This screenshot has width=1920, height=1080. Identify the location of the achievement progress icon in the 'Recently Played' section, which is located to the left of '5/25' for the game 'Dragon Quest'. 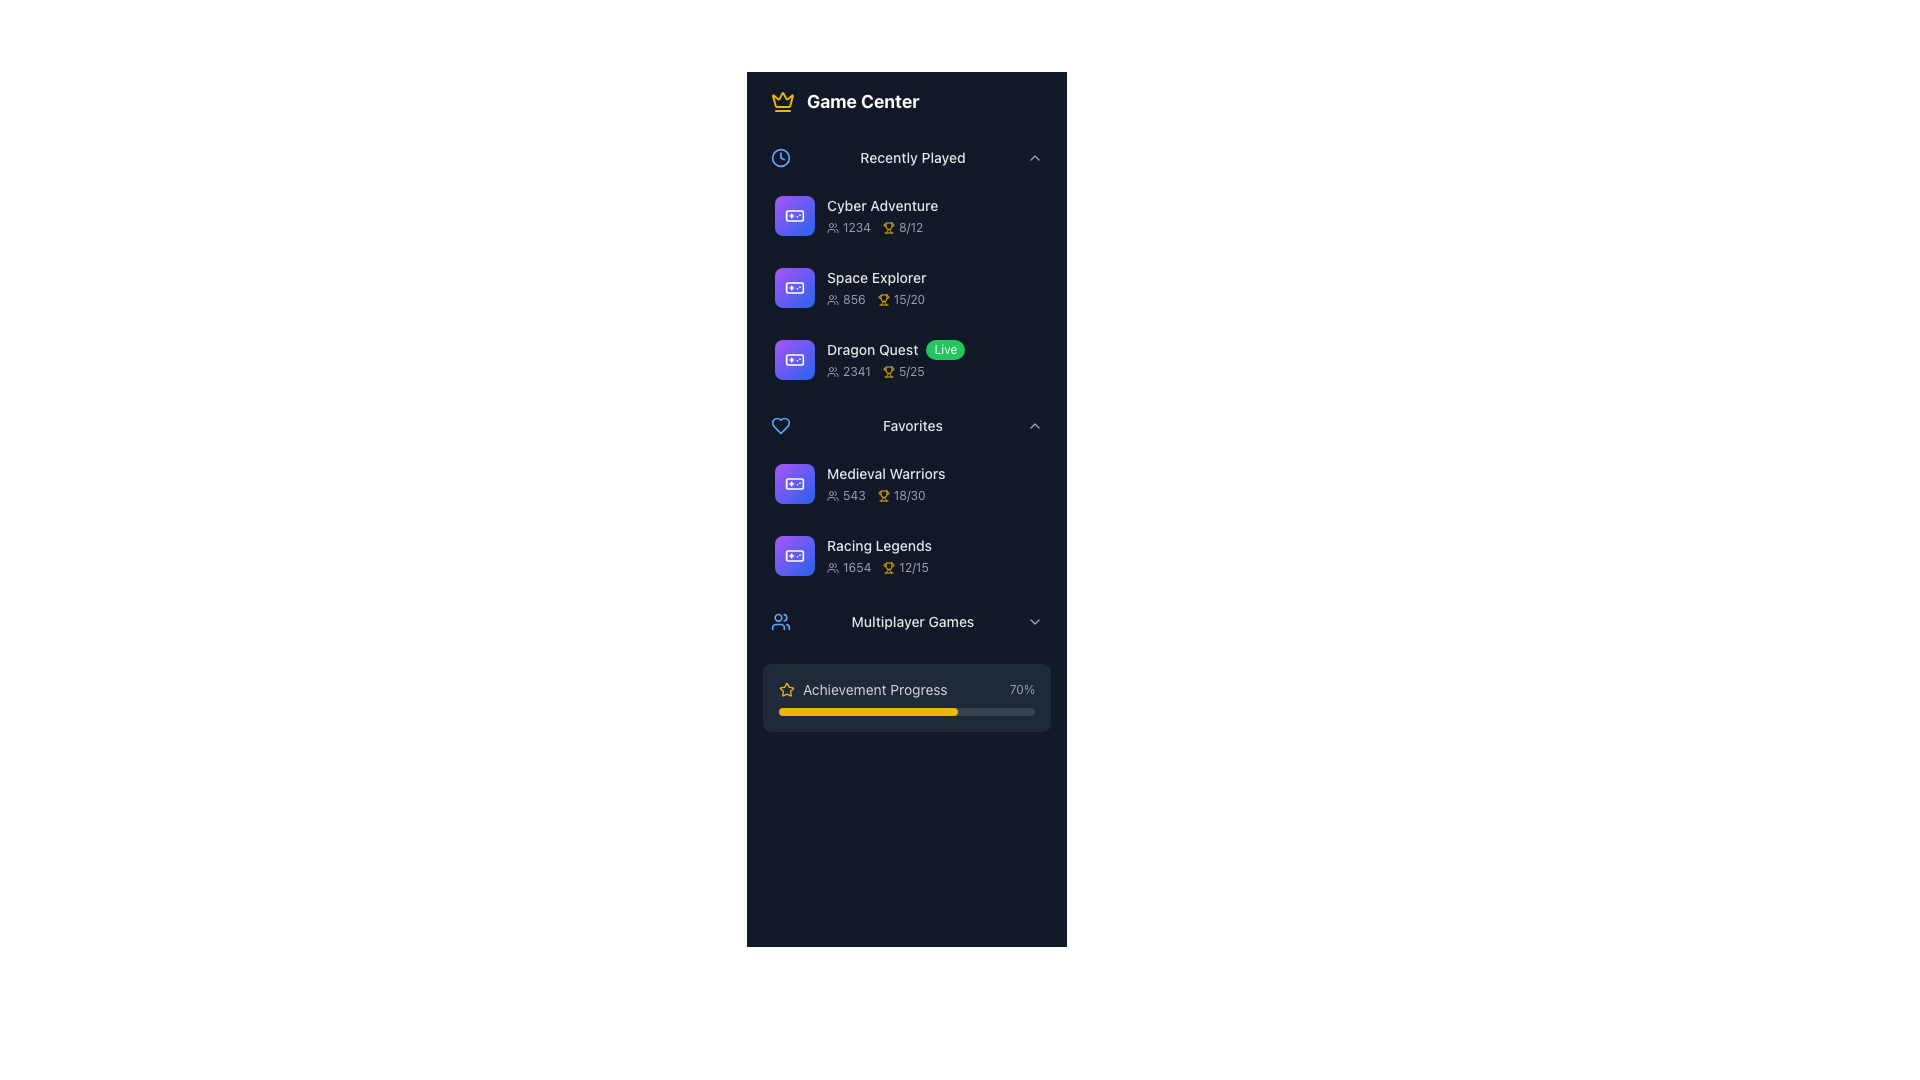
(887, 371).